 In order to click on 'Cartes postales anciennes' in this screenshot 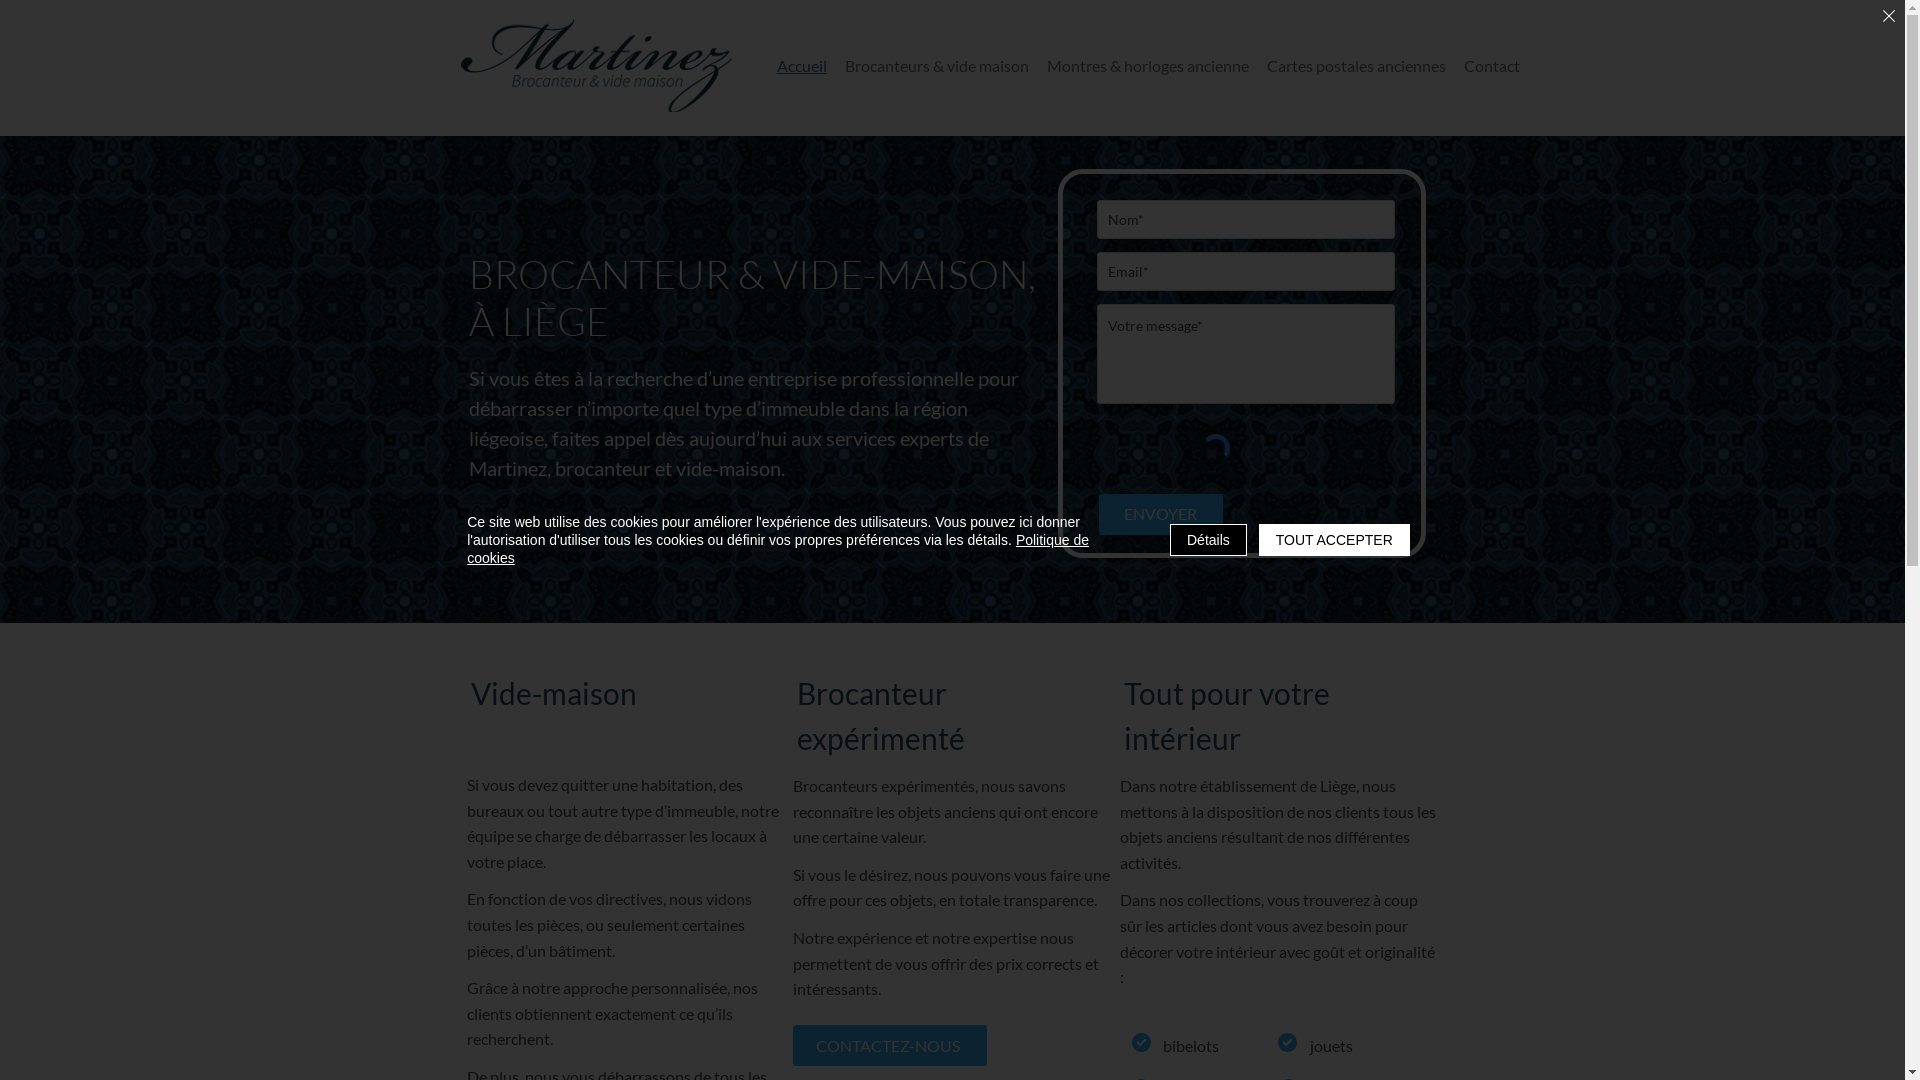, I will do `click(1258, 64)`.